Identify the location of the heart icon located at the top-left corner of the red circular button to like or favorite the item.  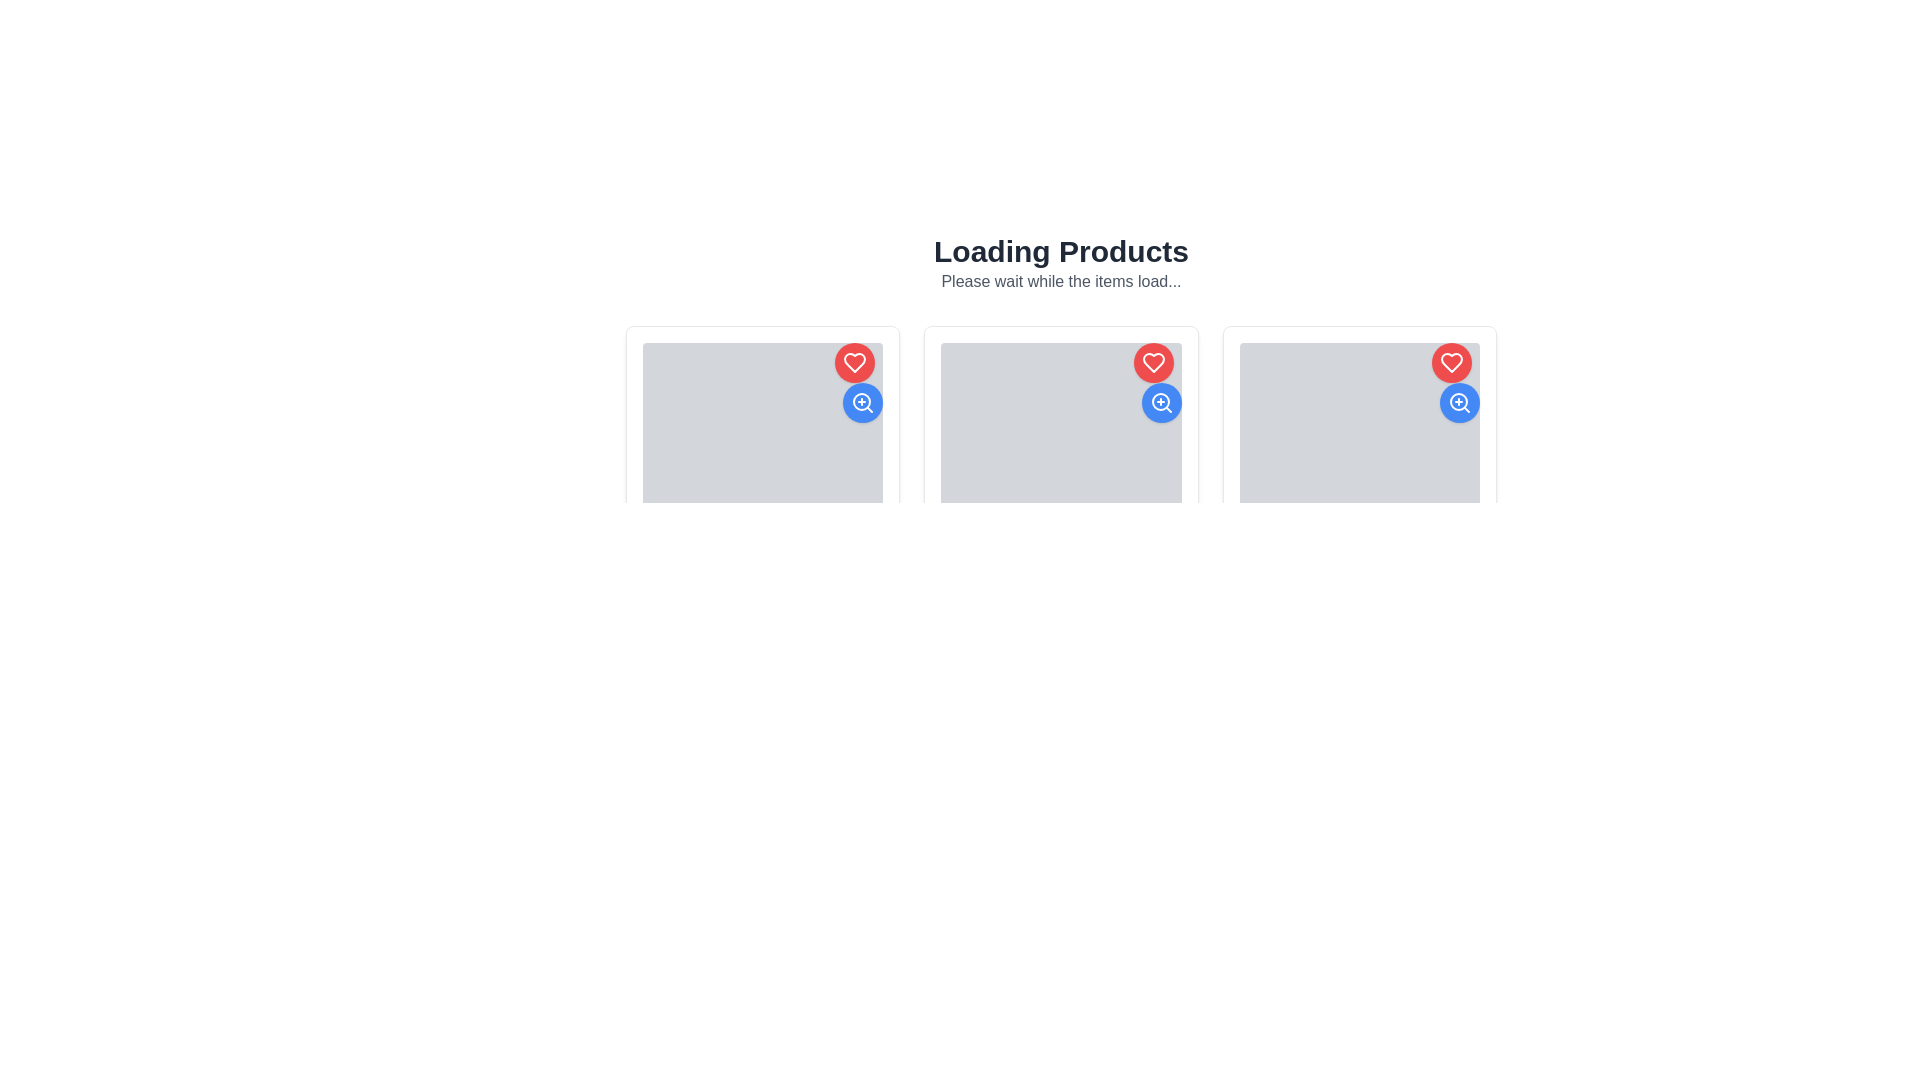
(1153, 362).